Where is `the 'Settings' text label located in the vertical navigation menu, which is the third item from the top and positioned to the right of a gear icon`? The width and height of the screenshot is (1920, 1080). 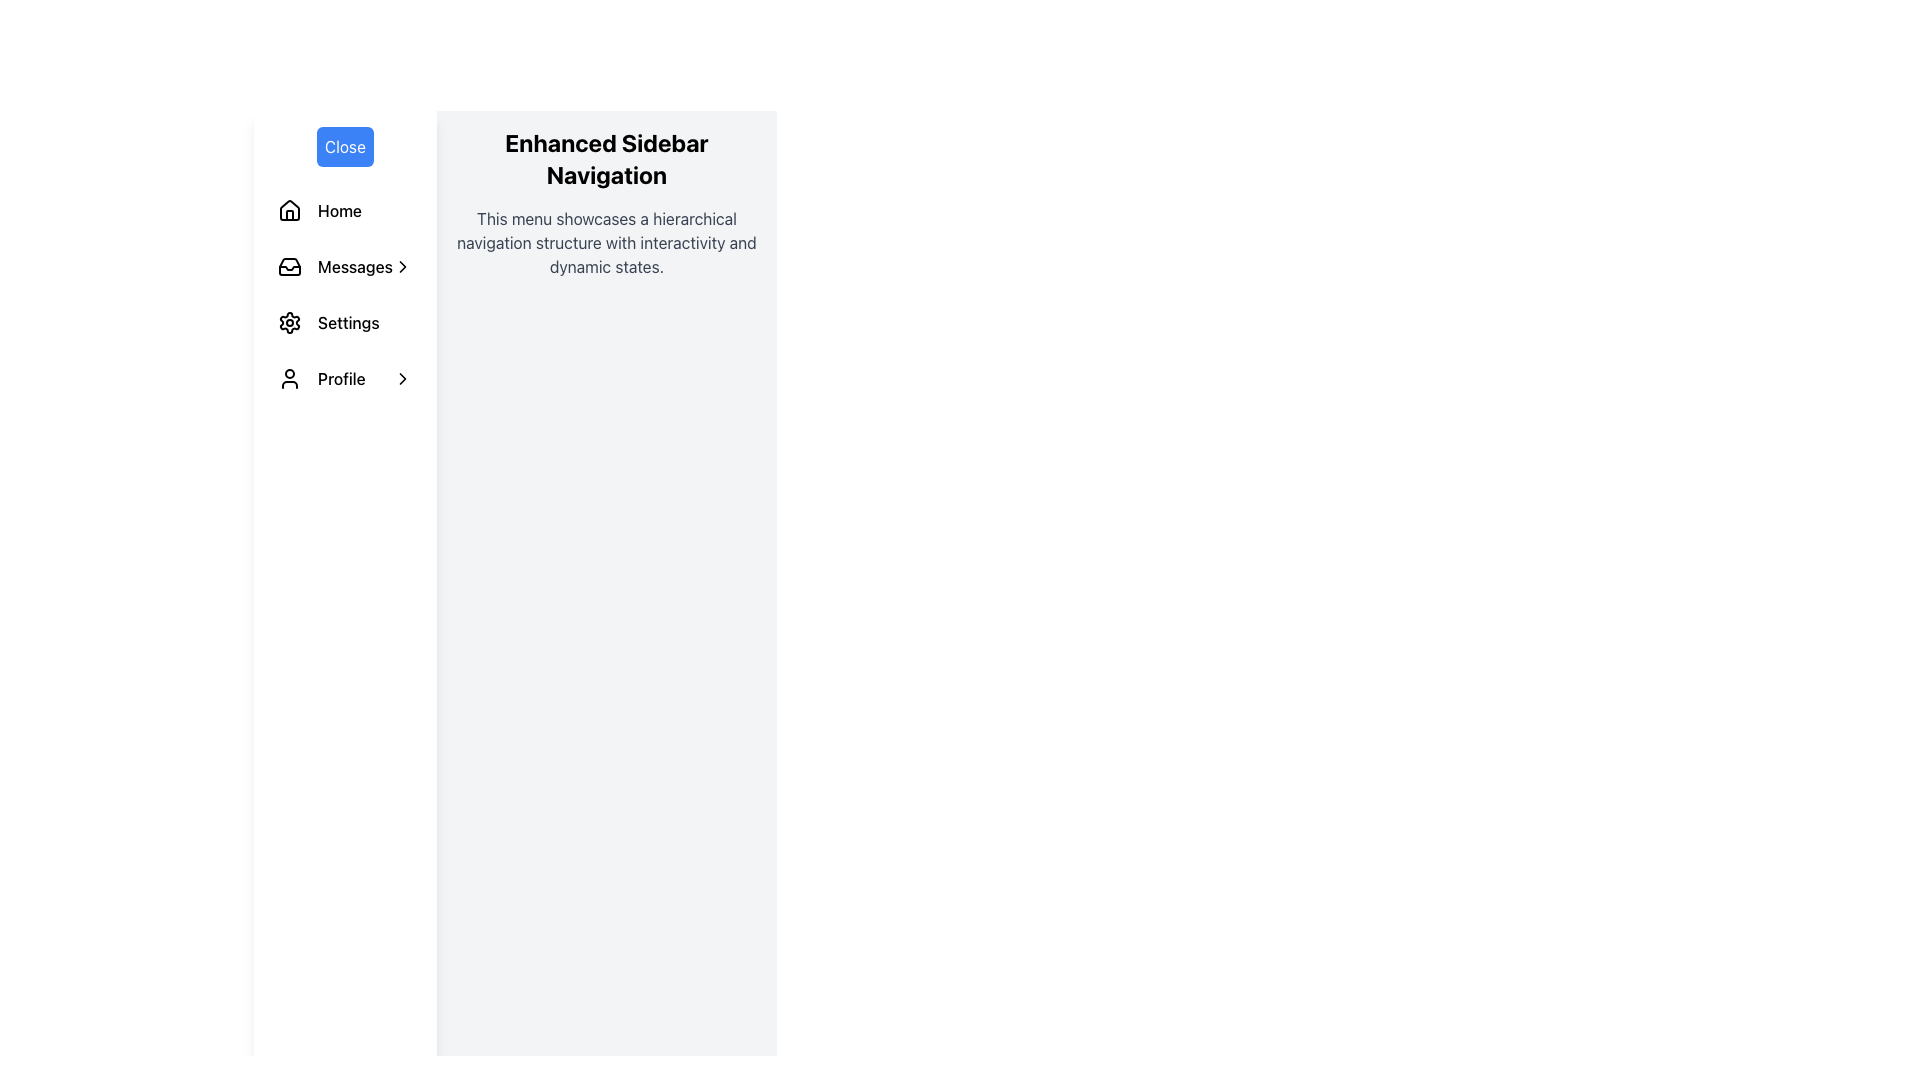 the 'Settings' text label located in the vertical navigation menu, which is the third item from the top and positioned to the right of a gear icon is located at coordinates (365, 322).